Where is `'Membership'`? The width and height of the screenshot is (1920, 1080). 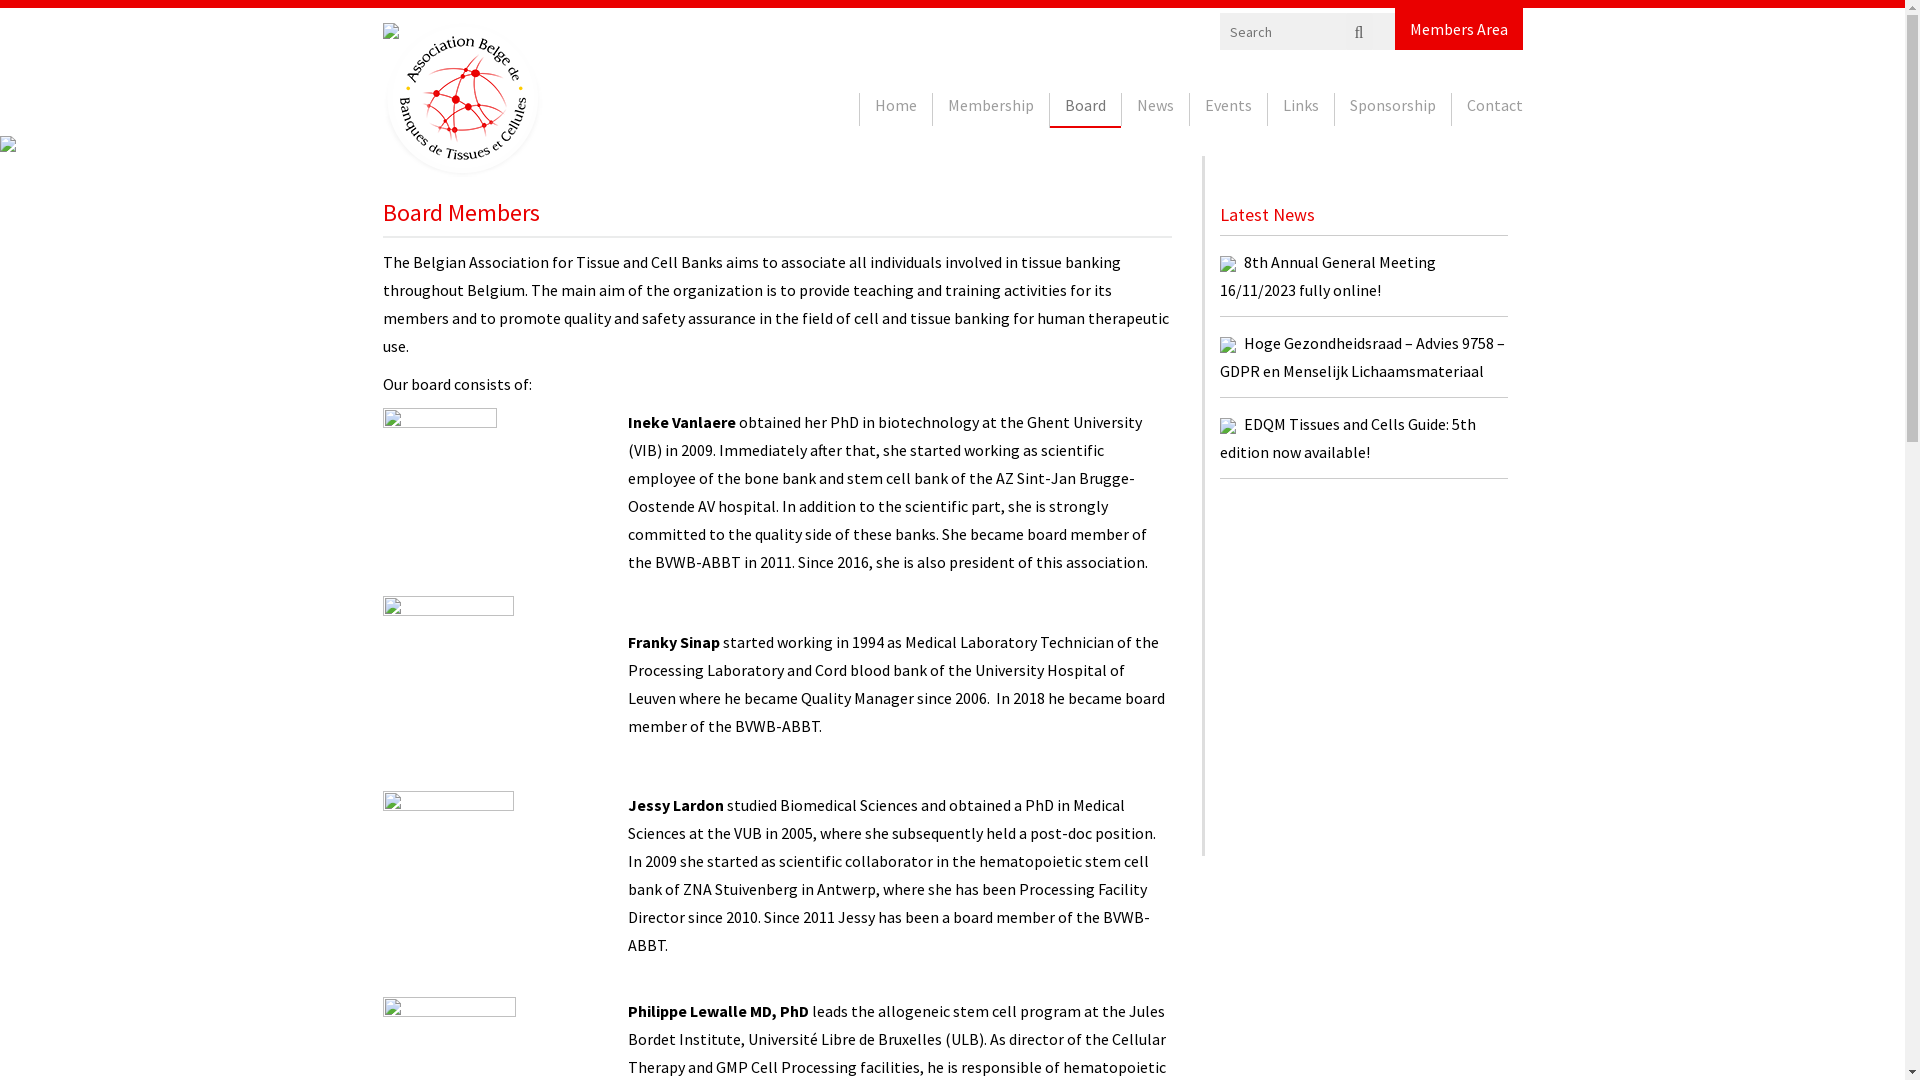
'Membership' is located at coordinates (989, 109).